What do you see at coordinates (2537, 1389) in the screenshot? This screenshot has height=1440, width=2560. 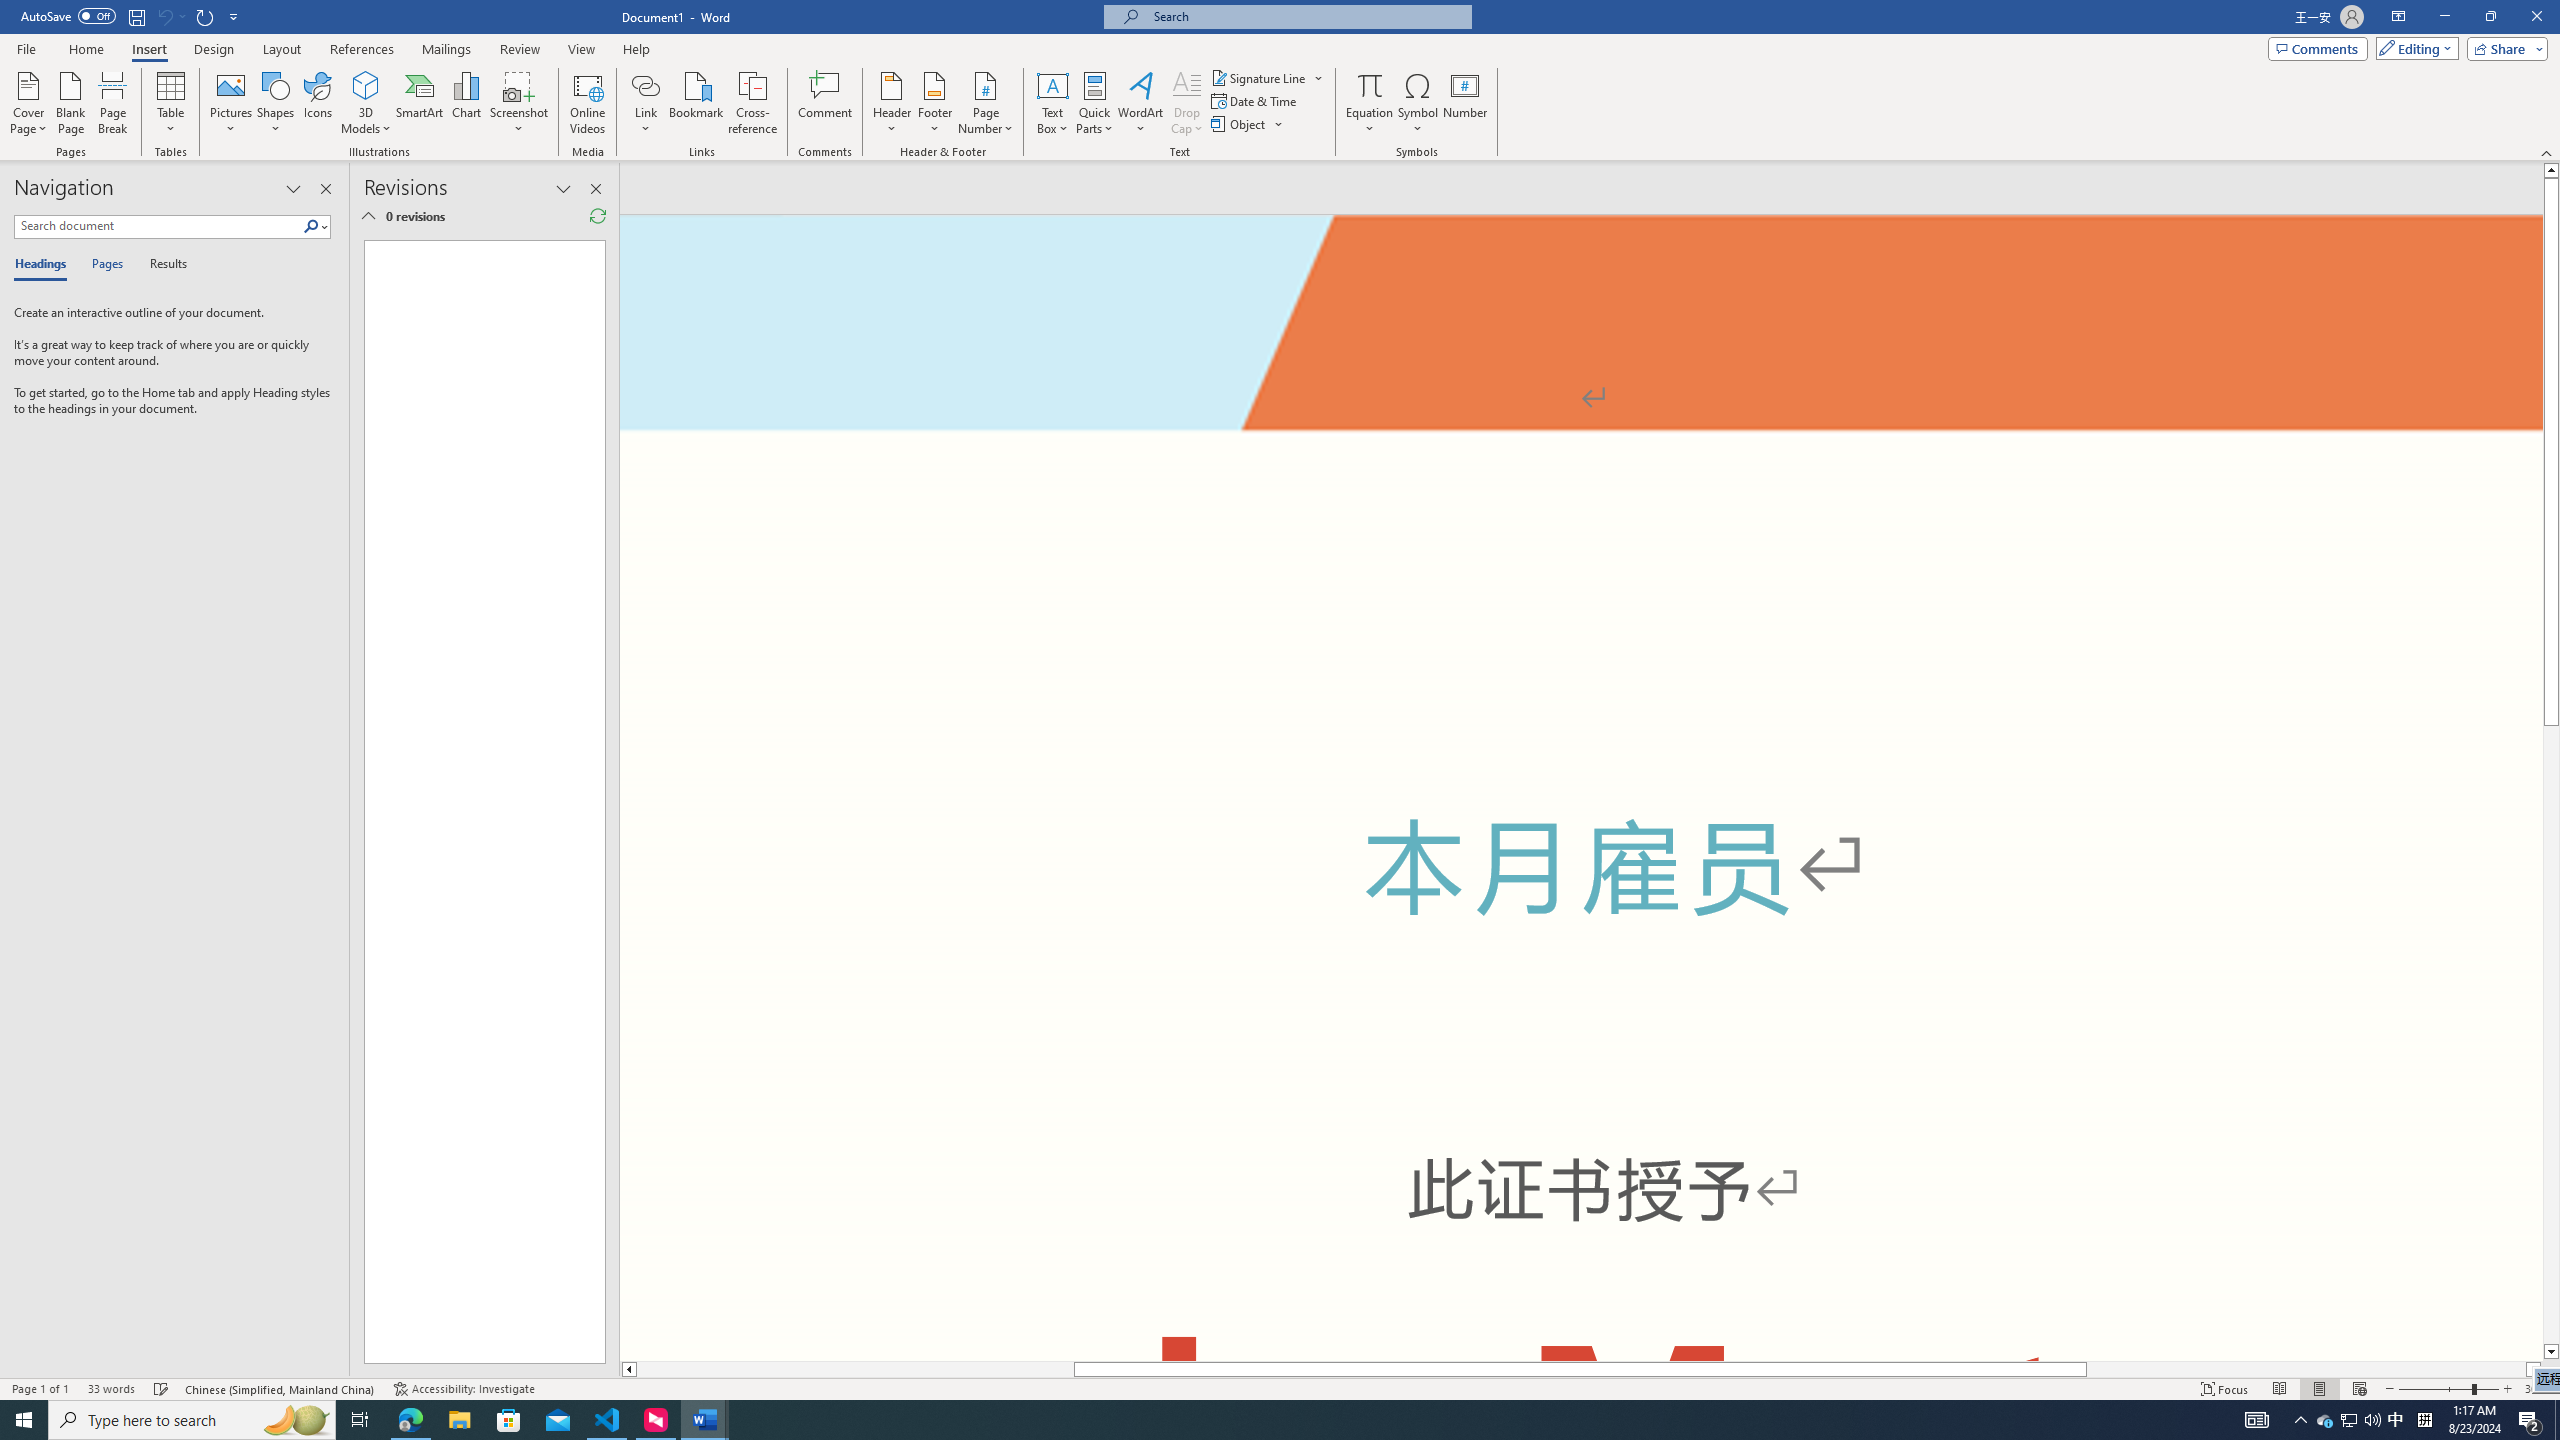 I see `'Zoom 308%'` at bounding box center [2537, 1389].